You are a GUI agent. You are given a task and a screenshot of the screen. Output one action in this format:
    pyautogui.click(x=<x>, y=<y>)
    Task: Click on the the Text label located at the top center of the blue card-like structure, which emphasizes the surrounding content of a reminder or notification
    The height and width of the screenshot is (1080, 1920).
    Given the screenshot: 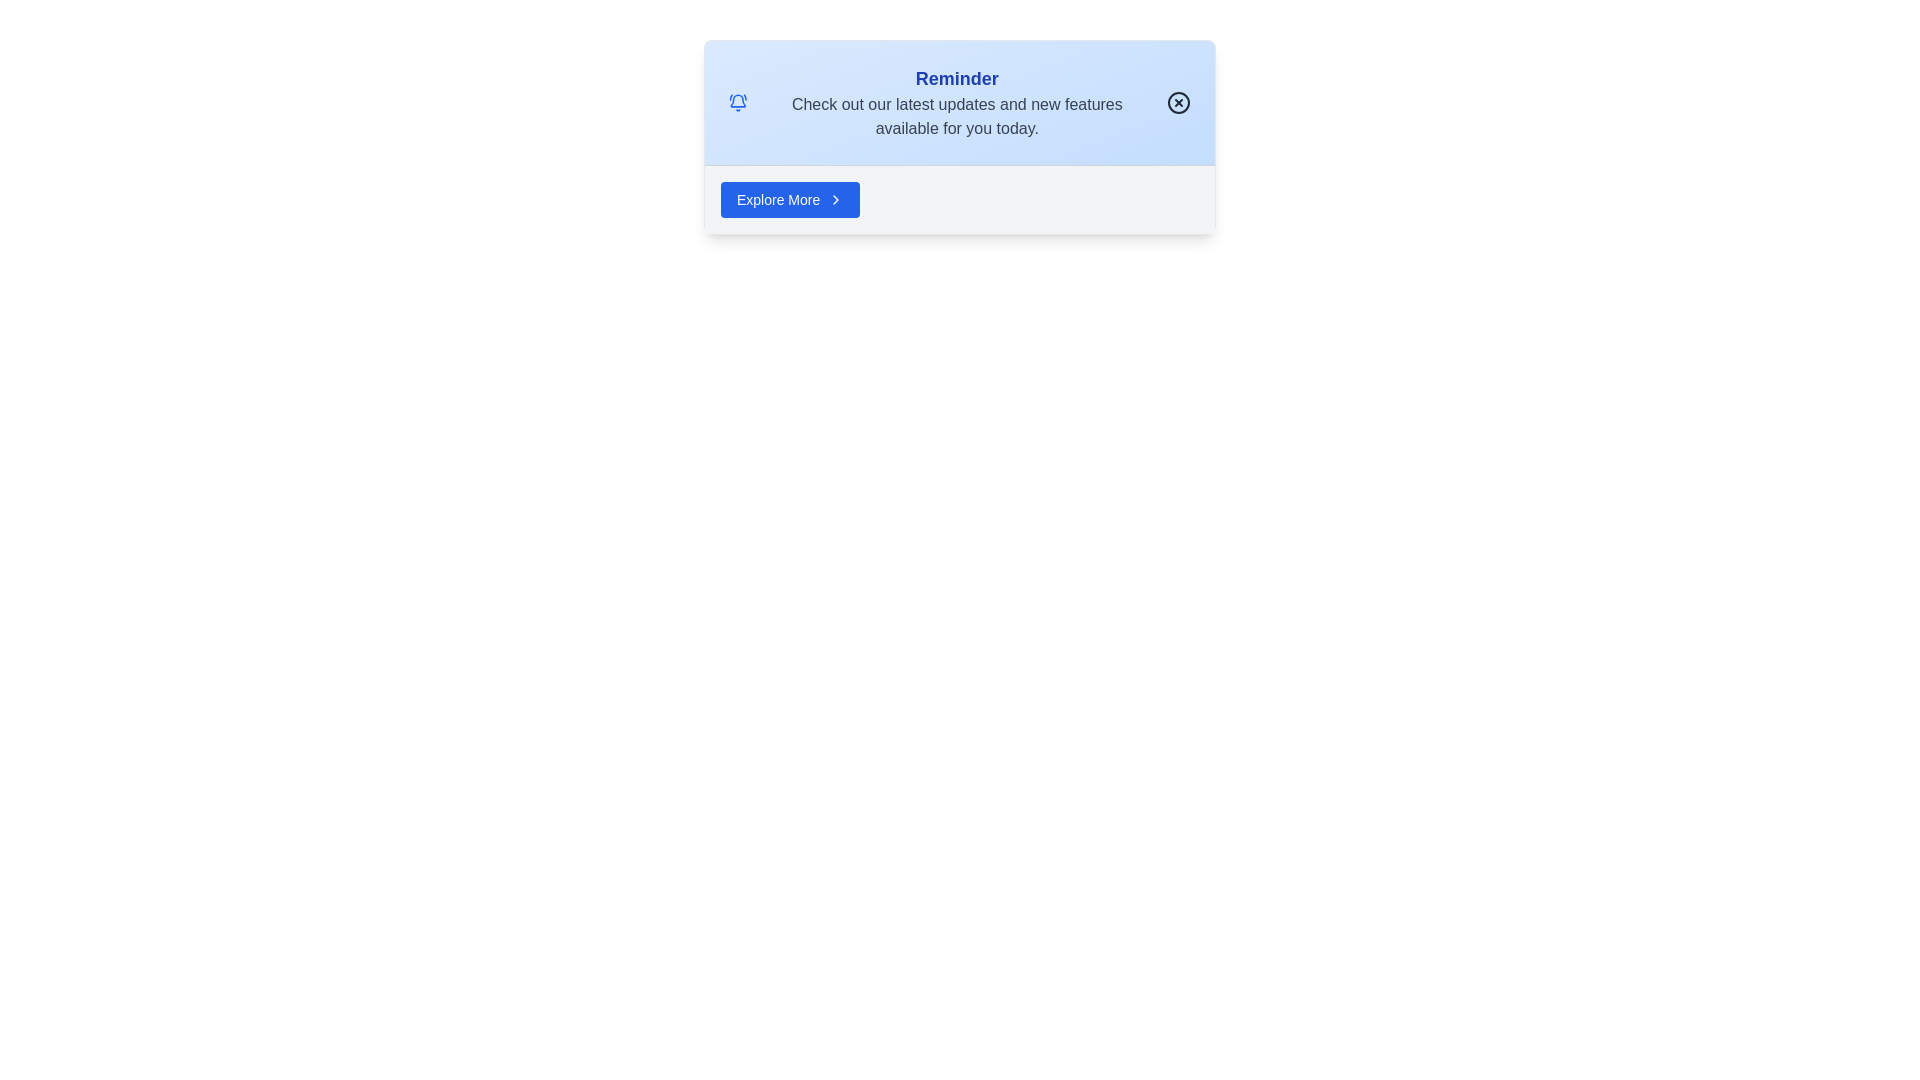 What is the action you would take?
    pyautogui.click(x=956, y=77)
    